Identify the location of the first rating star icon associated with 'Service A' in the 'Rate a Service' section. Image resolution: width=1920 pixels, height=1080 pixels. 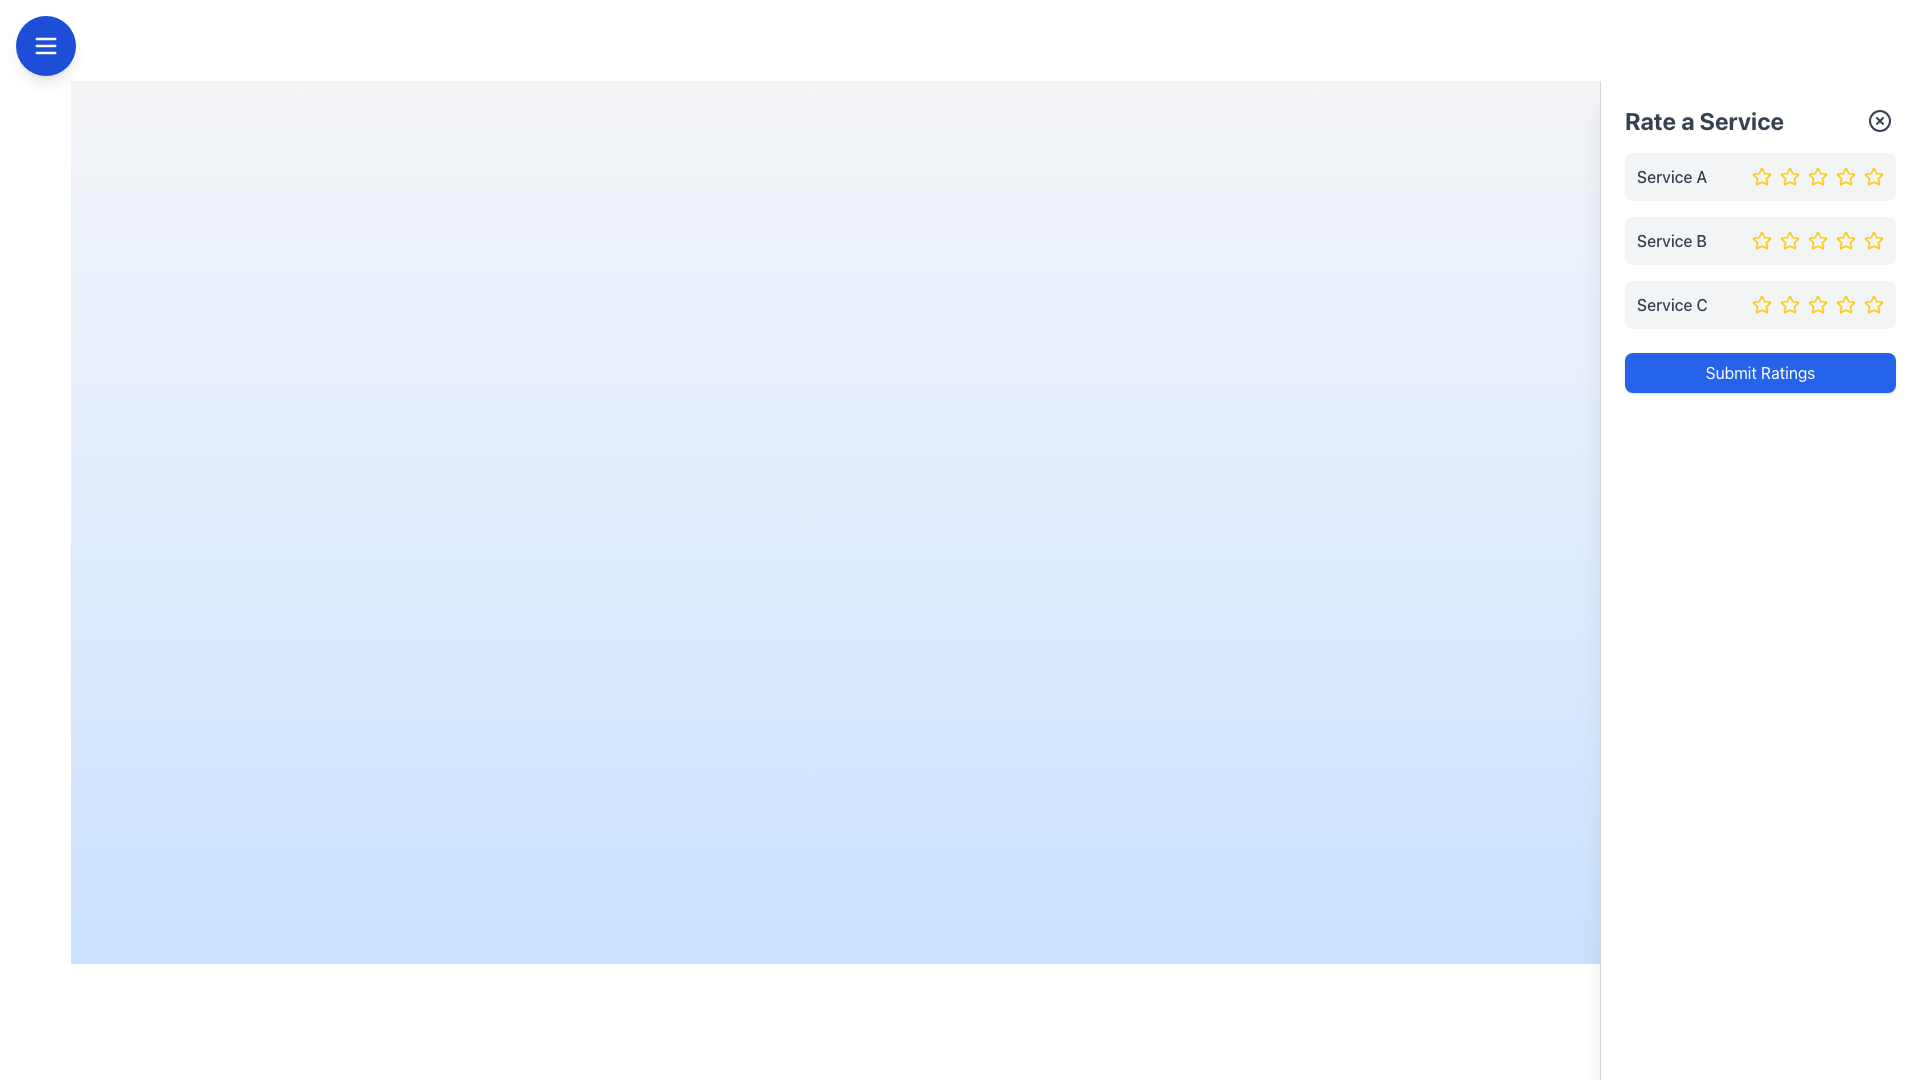
(1761, 175).